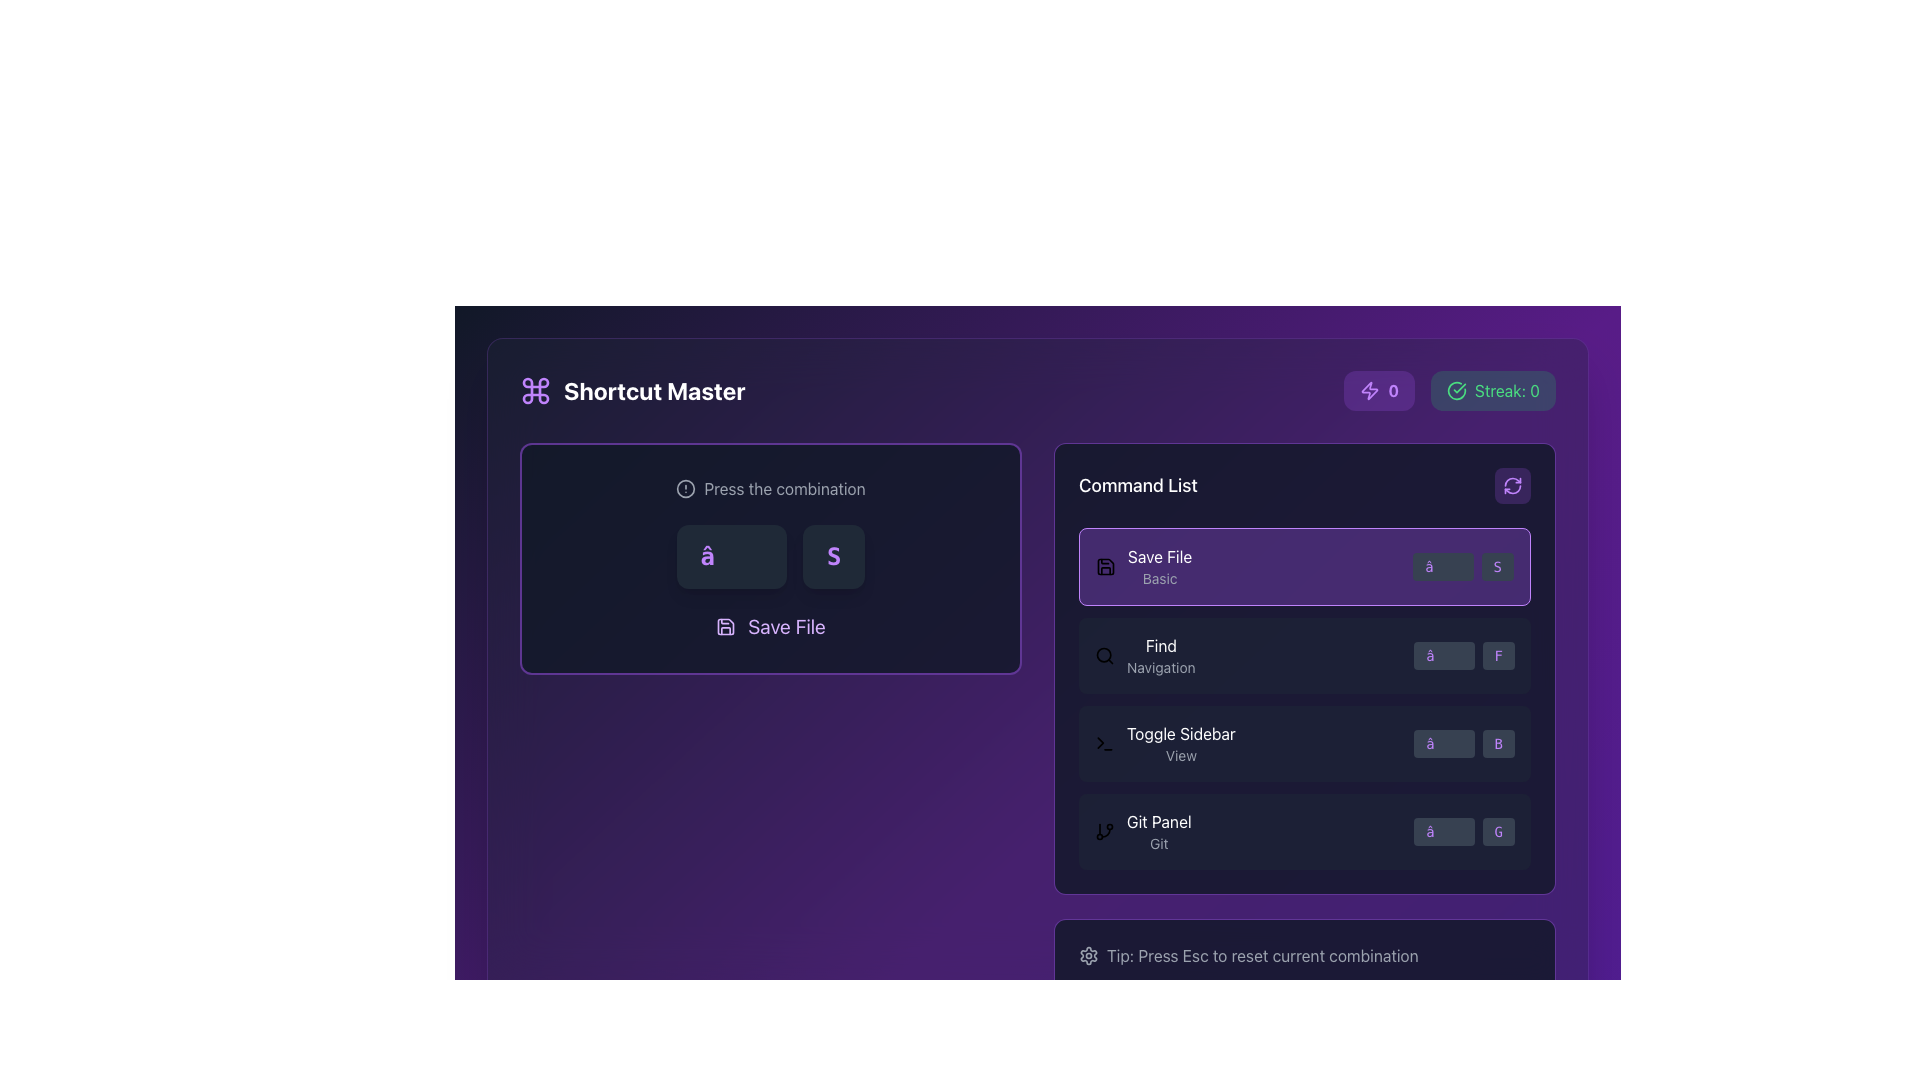 Image resolution: width=1920 pixels, height=1080 pixels. Describe the element at coordinates (1512, 486) in the screenshot. I see `the circular refresh button with a light purple color located in the top-right corner of the 'Command List' section` at that location.